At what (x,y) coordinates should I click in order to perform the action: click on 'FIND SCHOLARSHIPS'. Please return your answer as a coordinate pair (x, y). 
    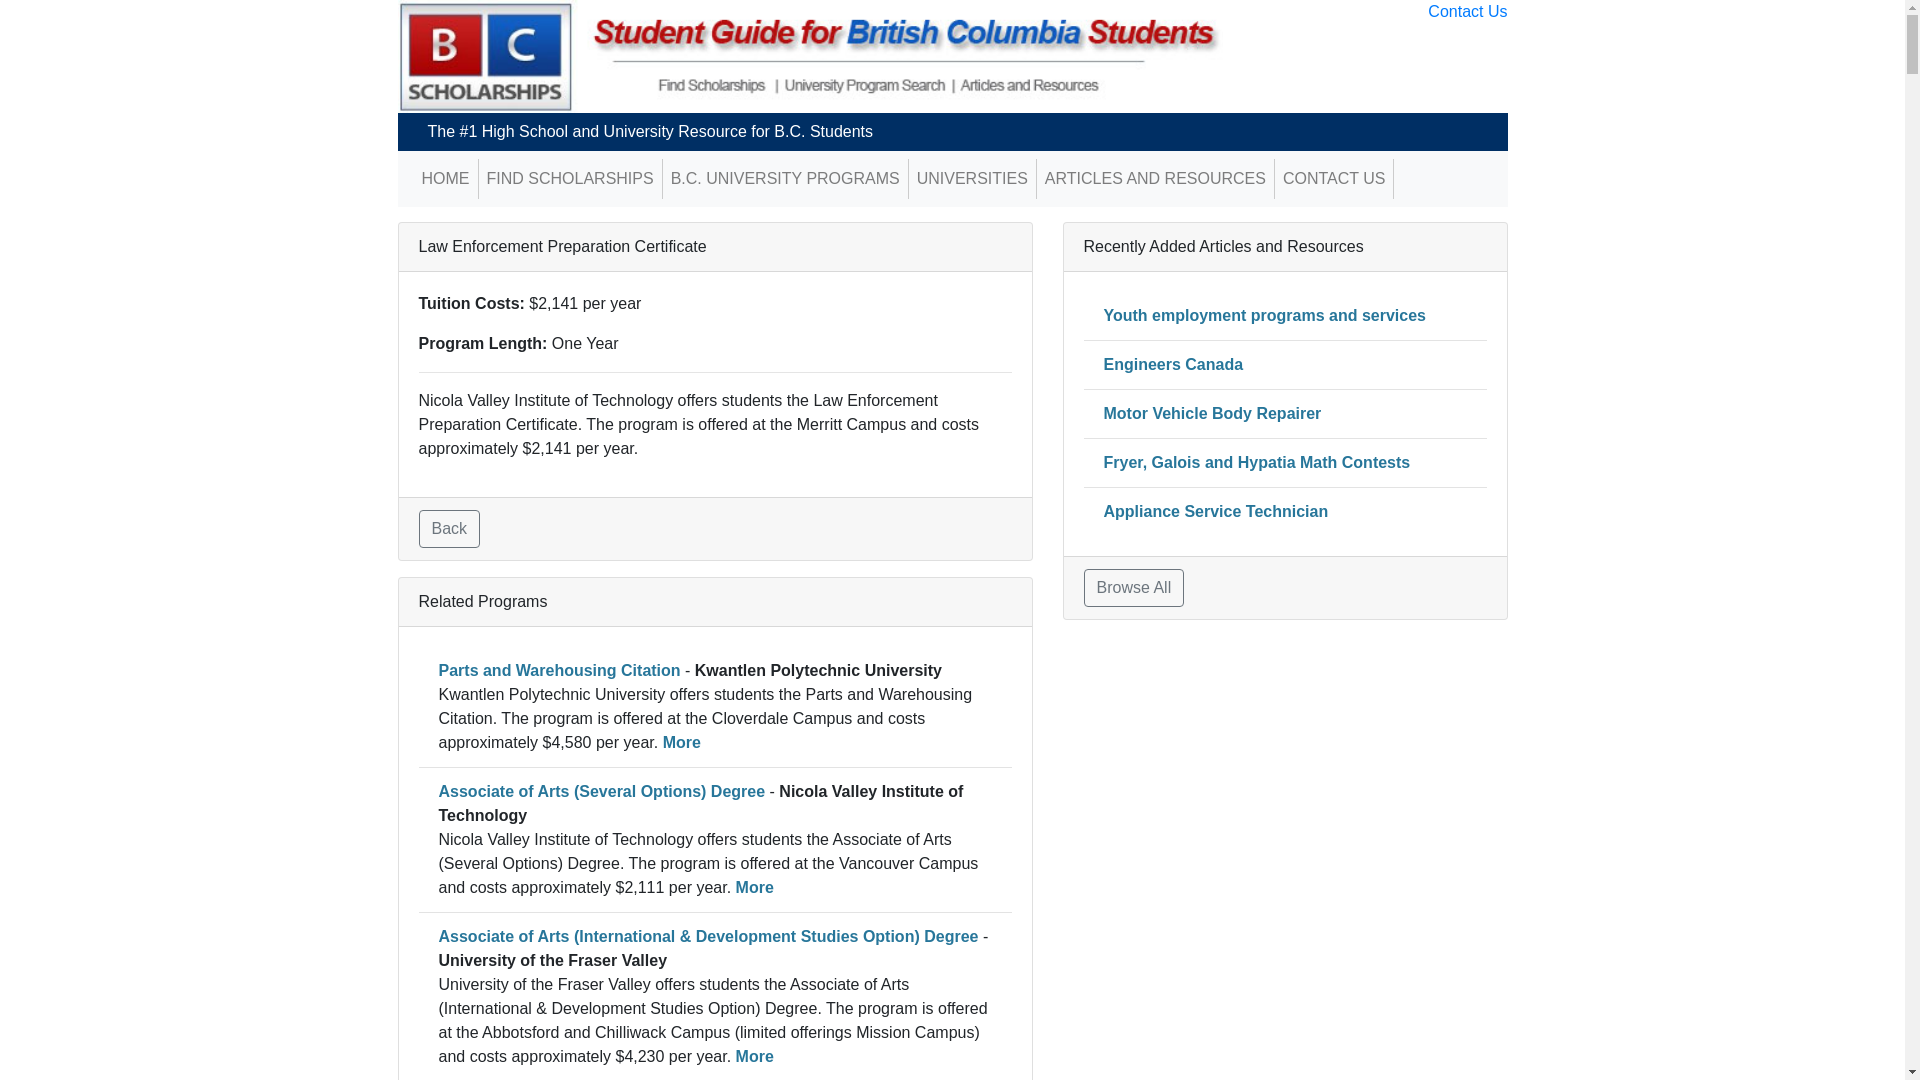
    Looking at the image, I should click on (568, 177).